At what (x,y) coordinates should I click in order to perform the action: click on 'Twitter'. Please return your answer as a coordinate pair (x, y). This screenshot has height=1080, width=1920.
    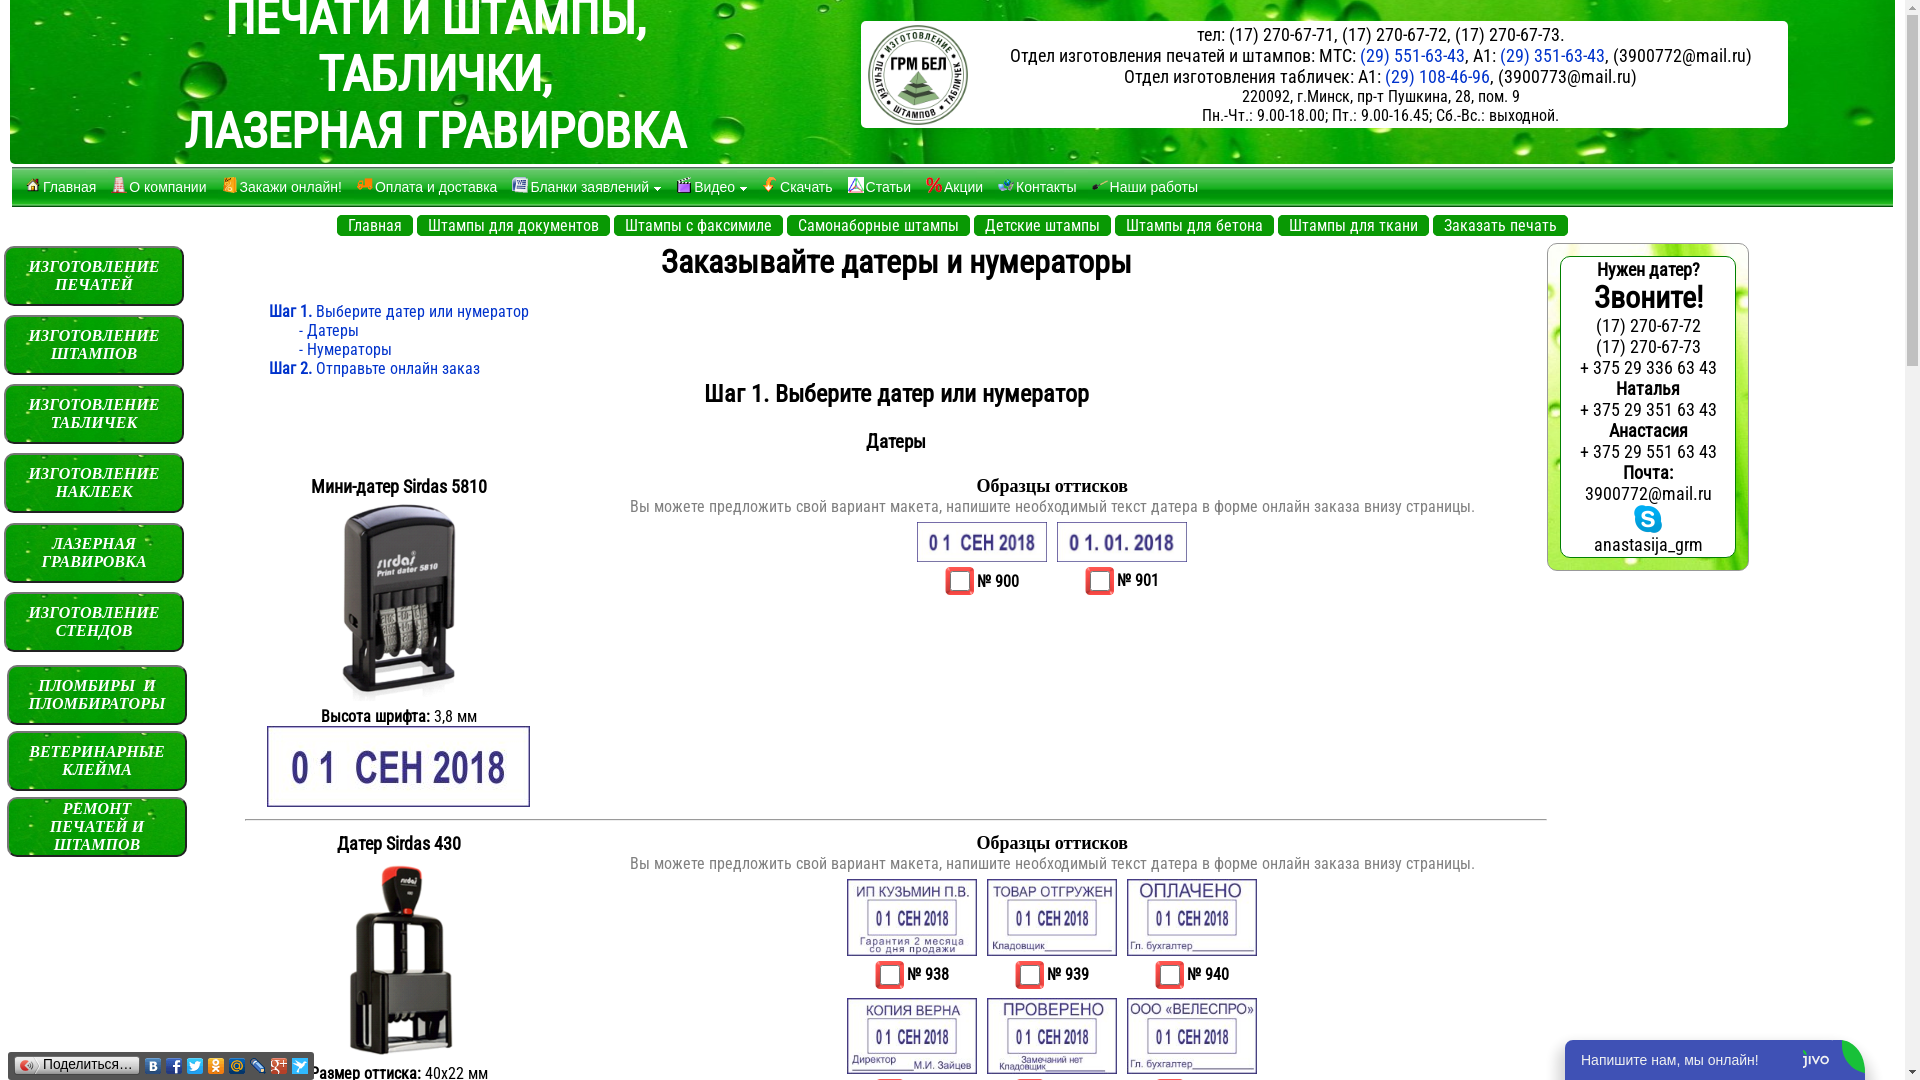
    Looking at the image, I should click on (195, 1064).